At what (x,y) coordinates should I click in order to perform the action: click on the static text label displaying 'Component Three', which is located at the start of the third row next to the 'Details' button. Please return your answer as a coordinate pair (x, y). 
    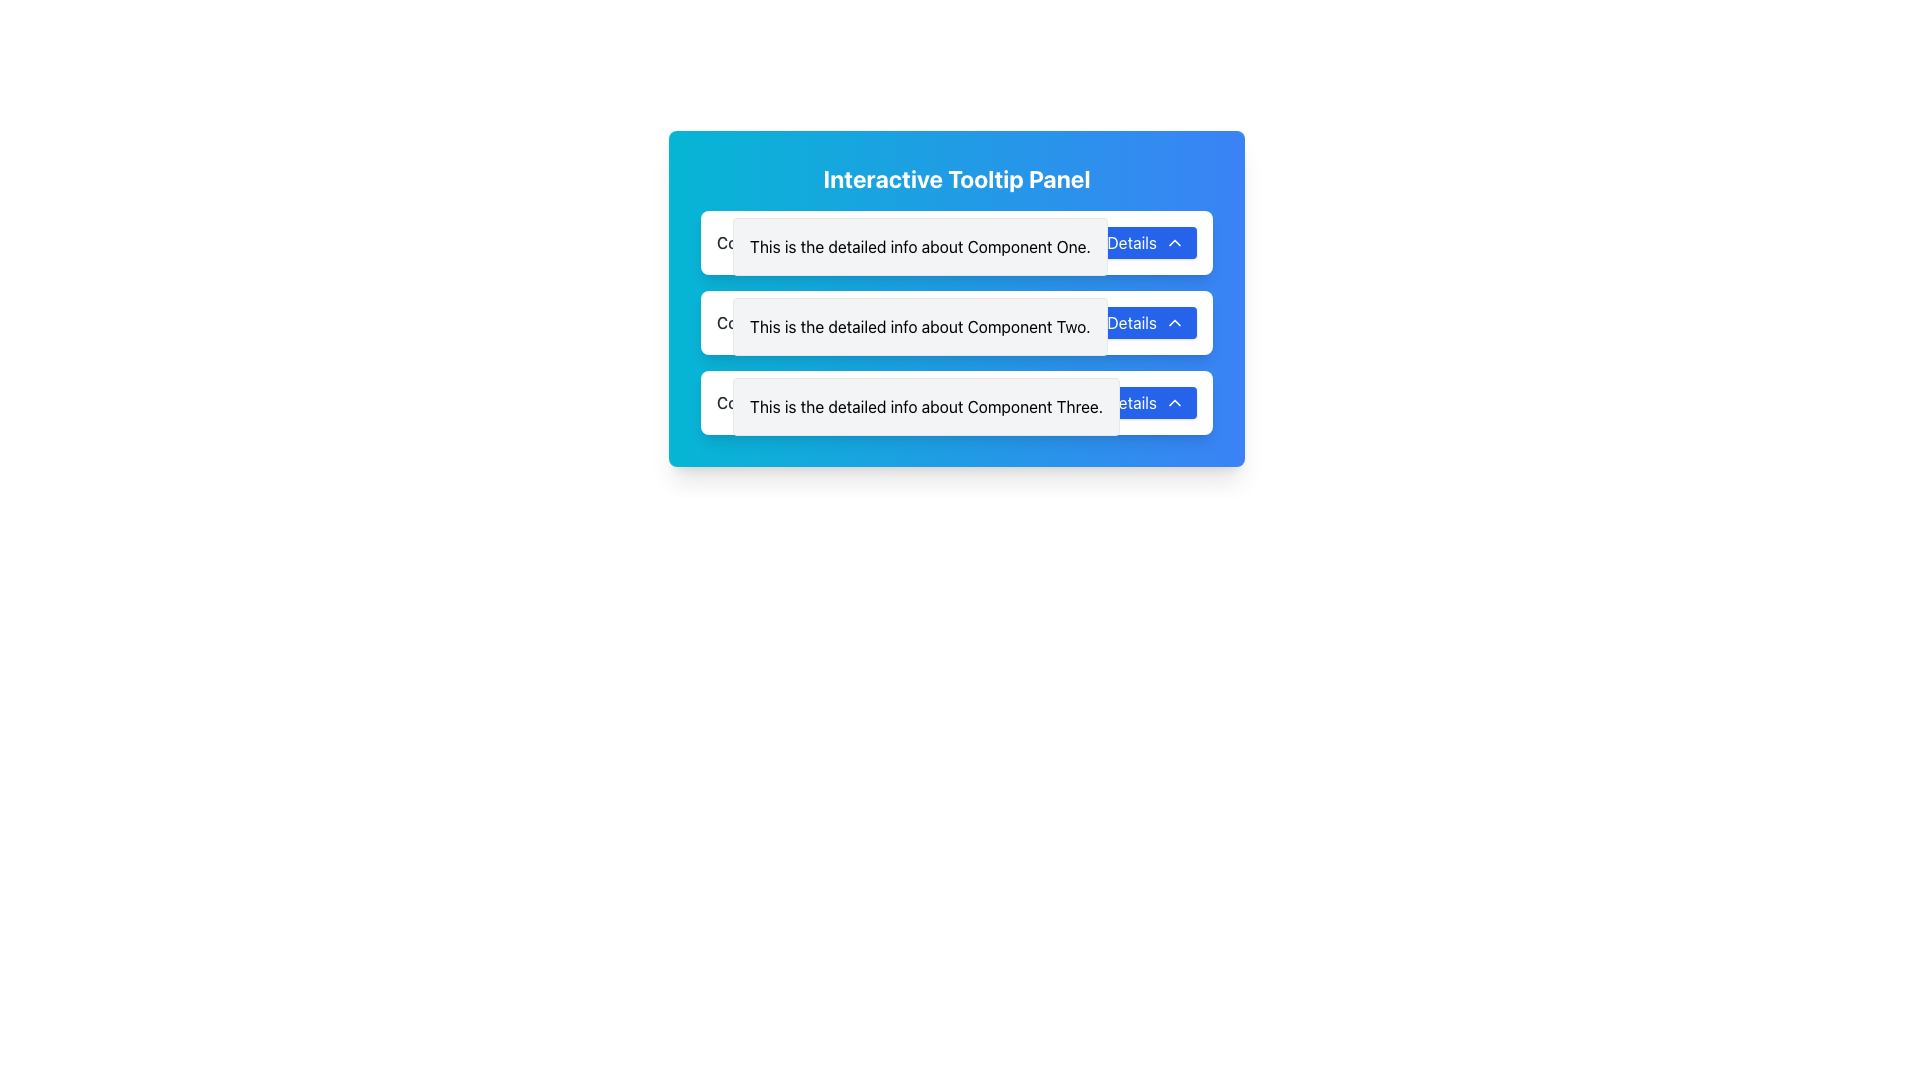
    Looking at the image, I should click on (782, 402).